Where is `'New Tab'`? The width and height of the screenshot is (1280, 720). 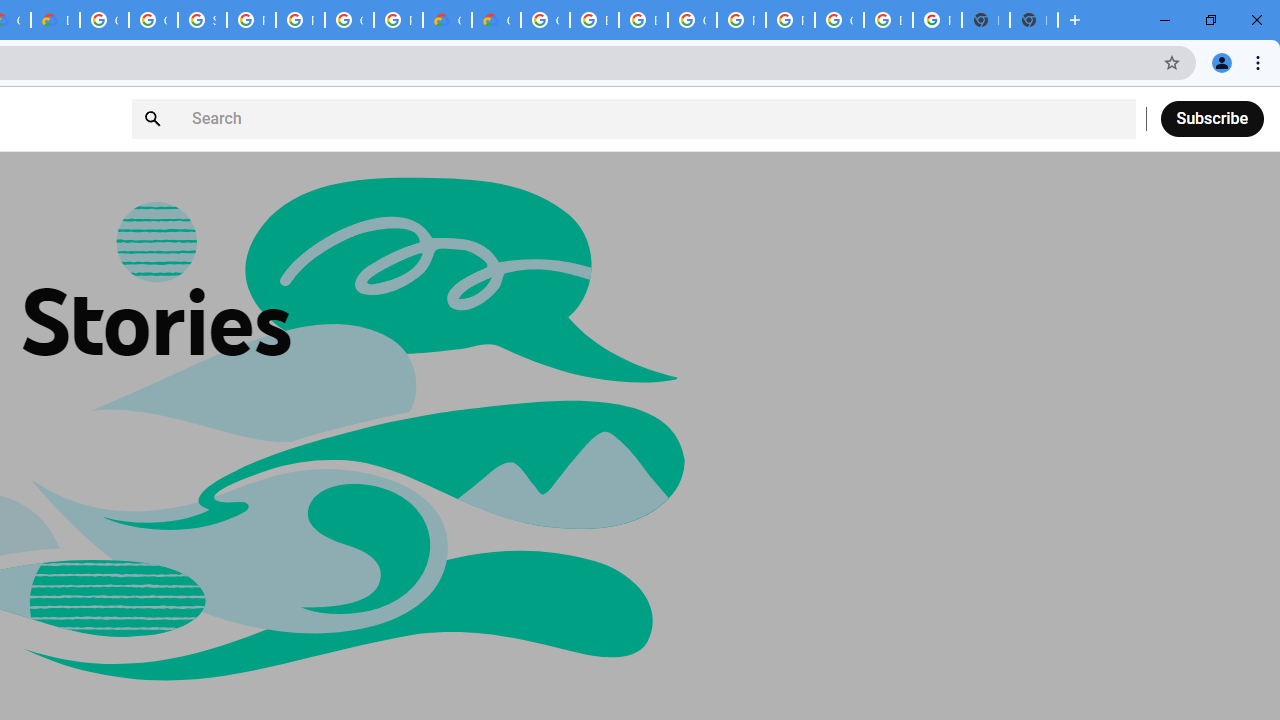
'New Tab' is located at coordinates (1034, 20).